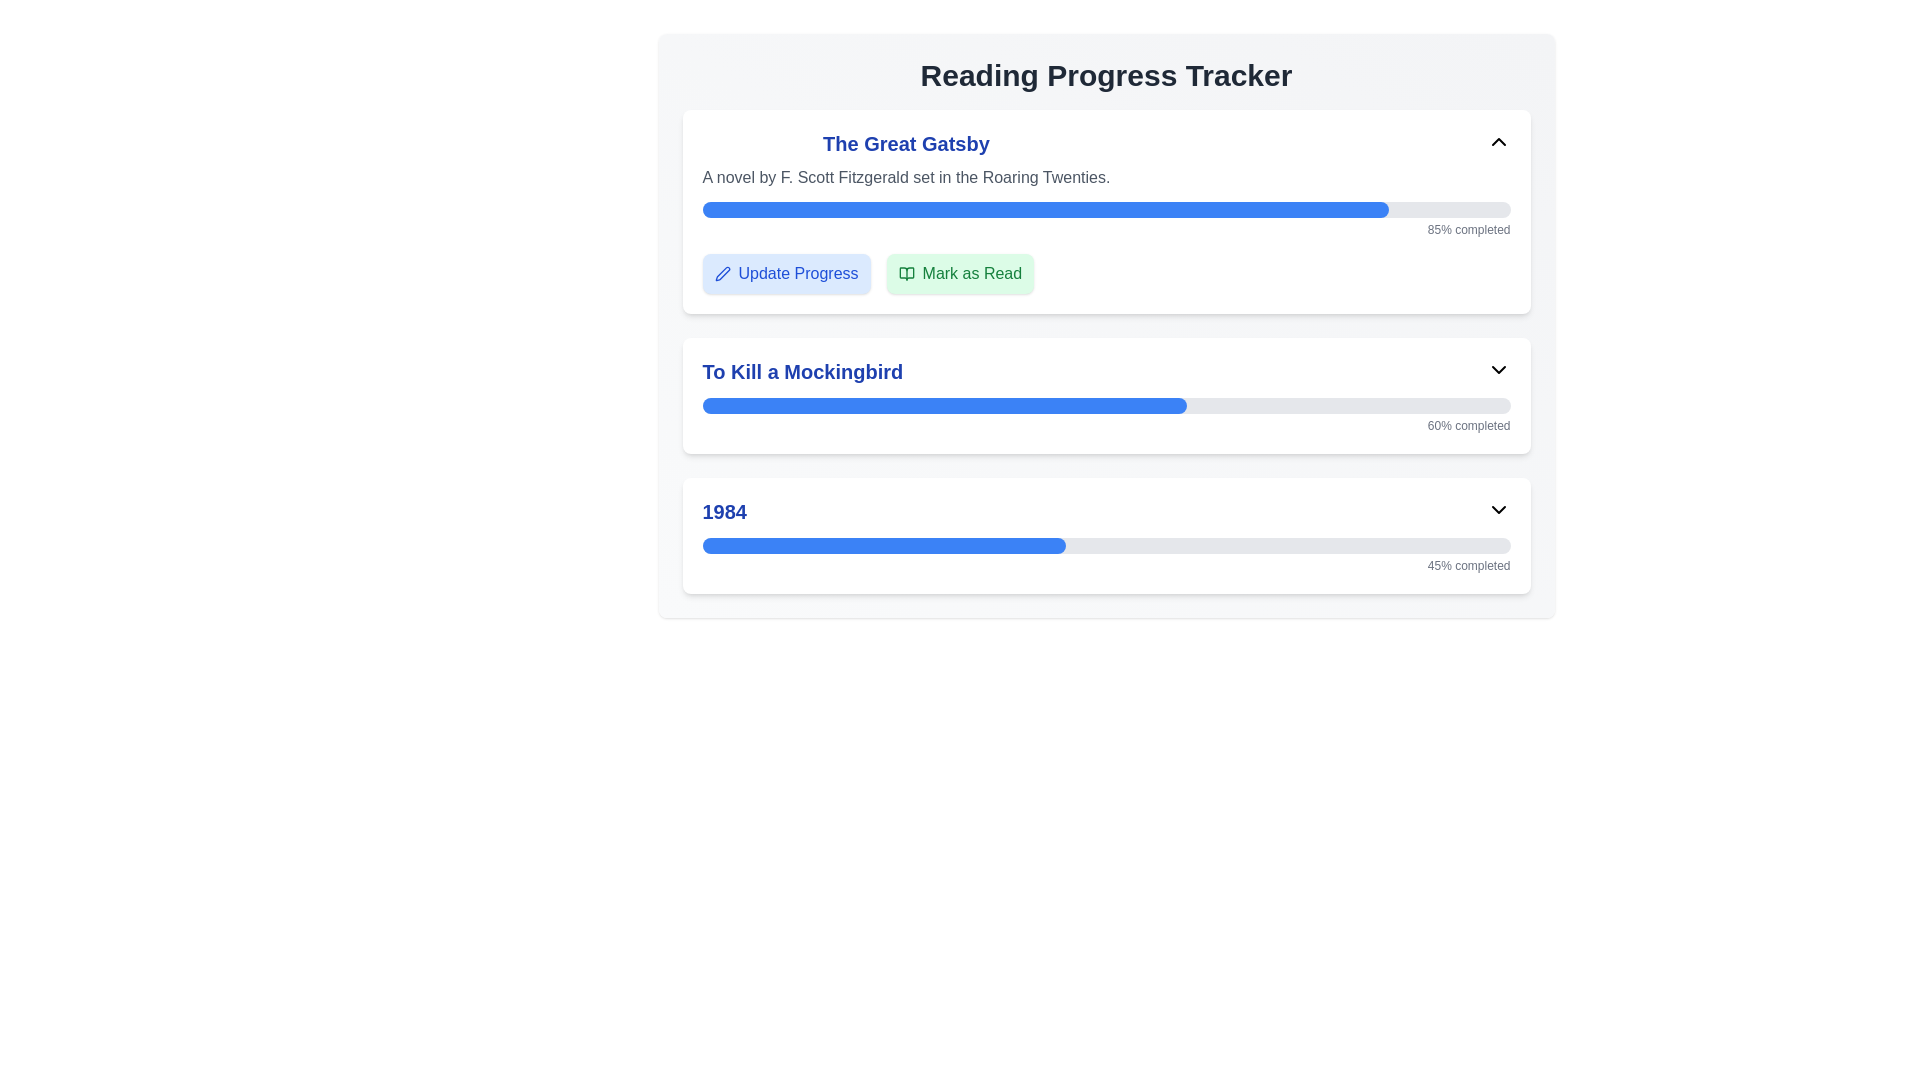 The width and height of the screenshot is (1920, 1080). What do you see at coordinates (1105, 405) in the screenshot?
I see `the Progress bar indicating 60% completion, which is located below the section title 'To Kill a Mockingbird' in the 'Reading Progress Tracker'` at bounding box center [1105, 405].